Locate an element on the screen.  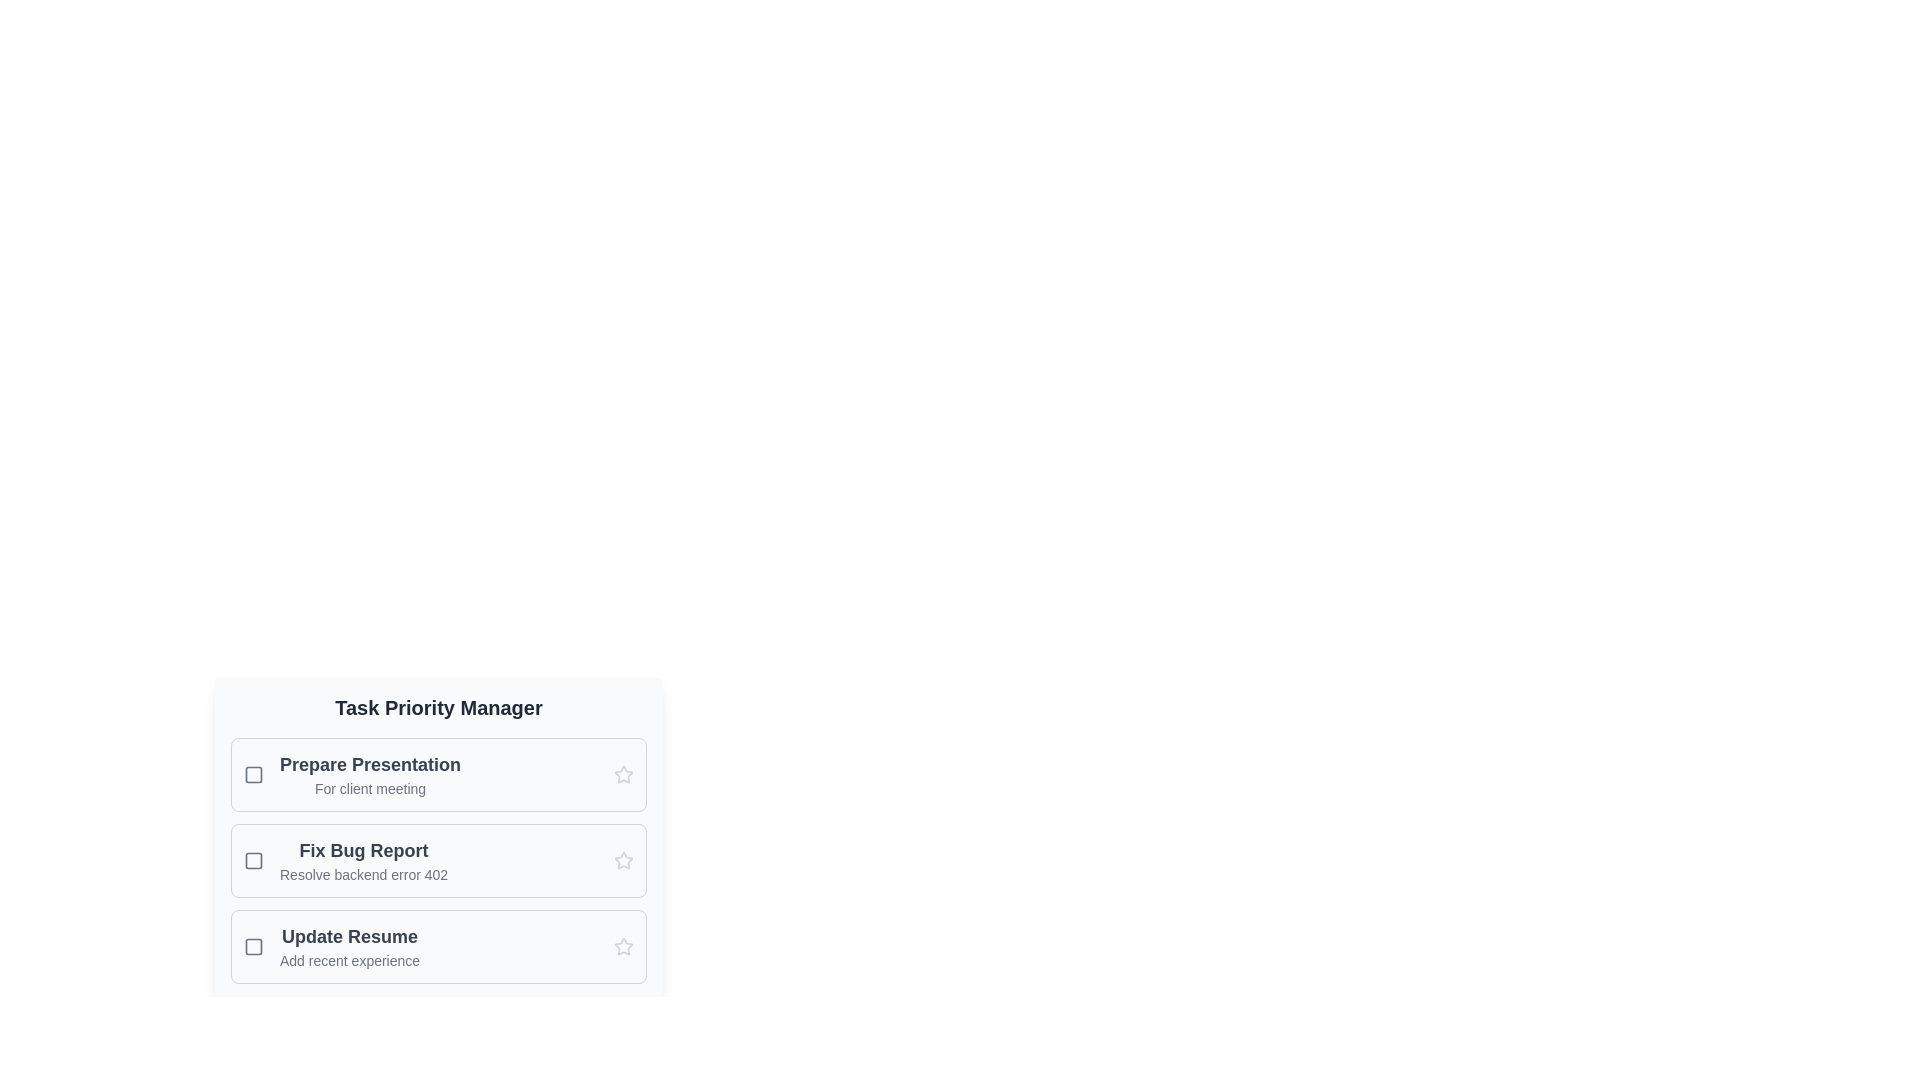
task name text, which serves as the header for the task item, positioned centrally above the subtitle 'Resolve backend error 402' is located at coordinates (364, 851).